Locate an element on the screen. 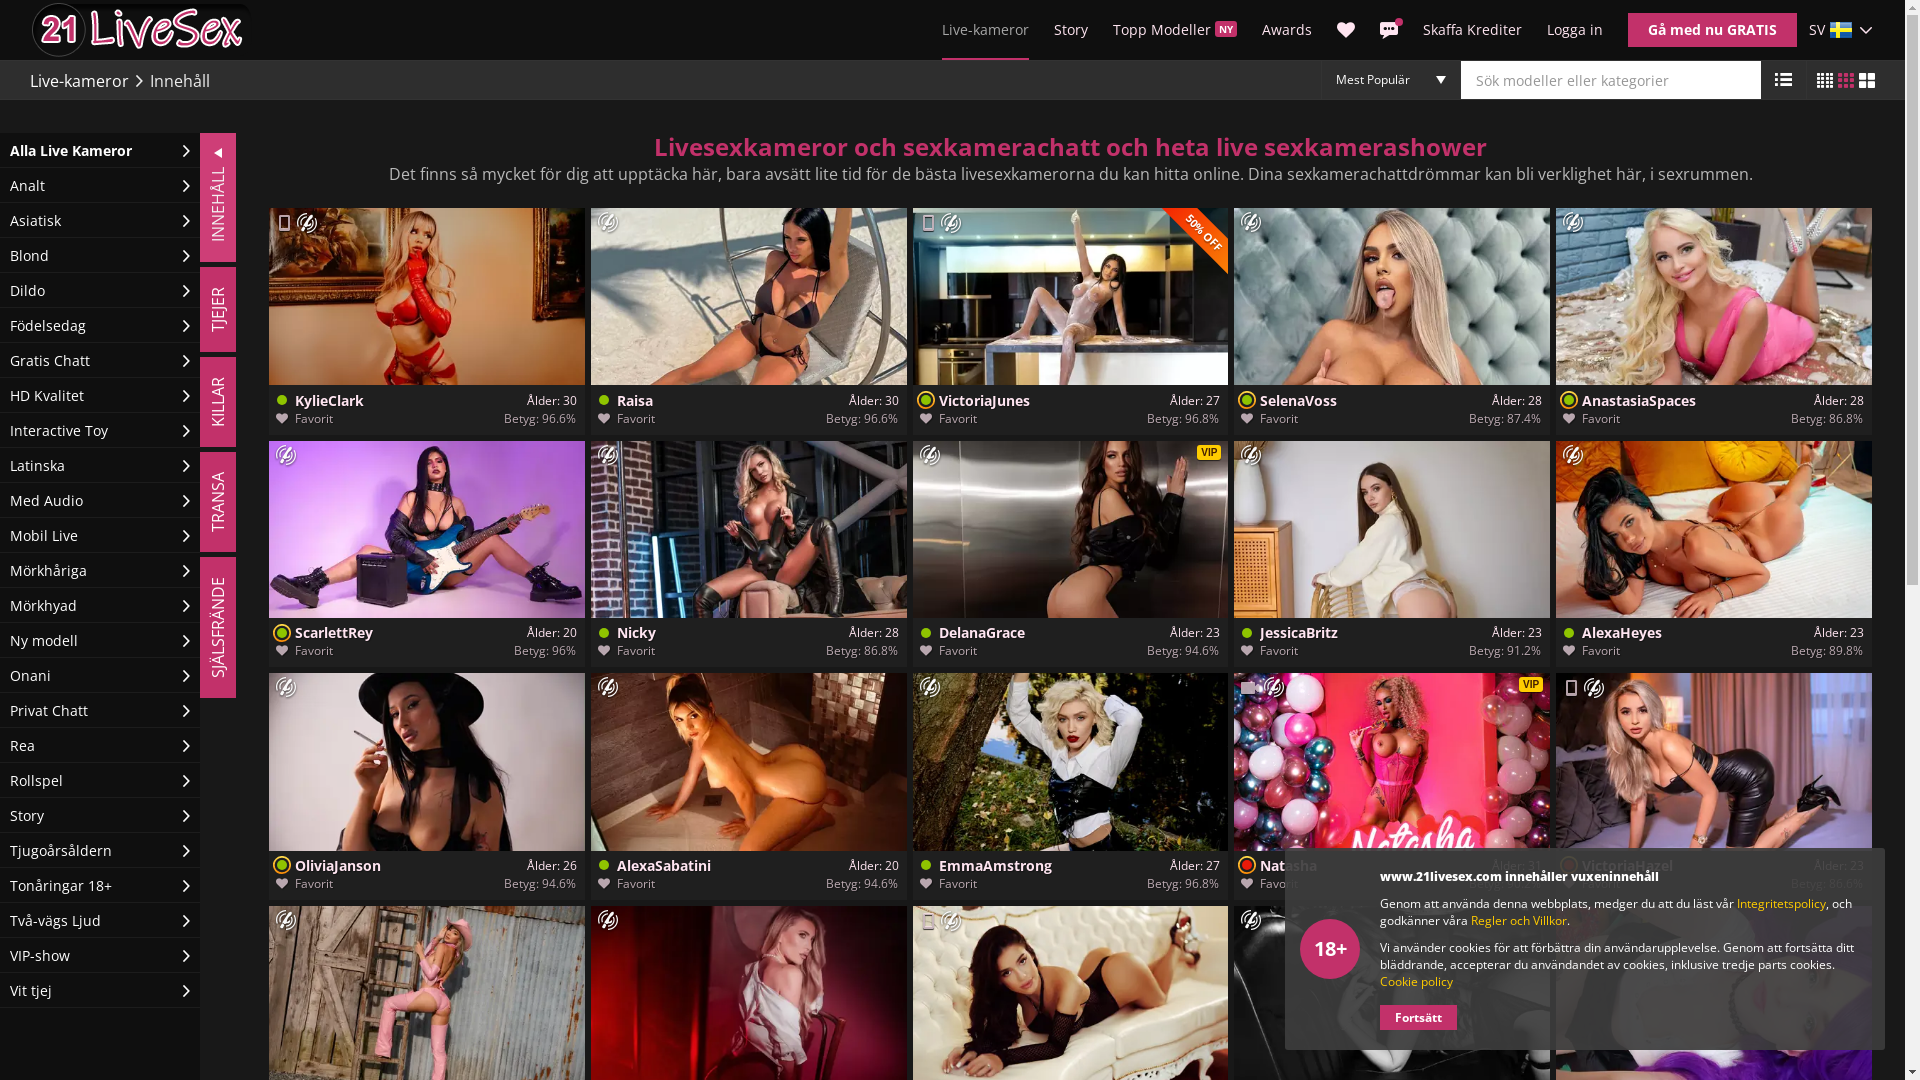 This screenshot has height=1080, width=1920. 'Rea' is located at coordinates (99, 745).